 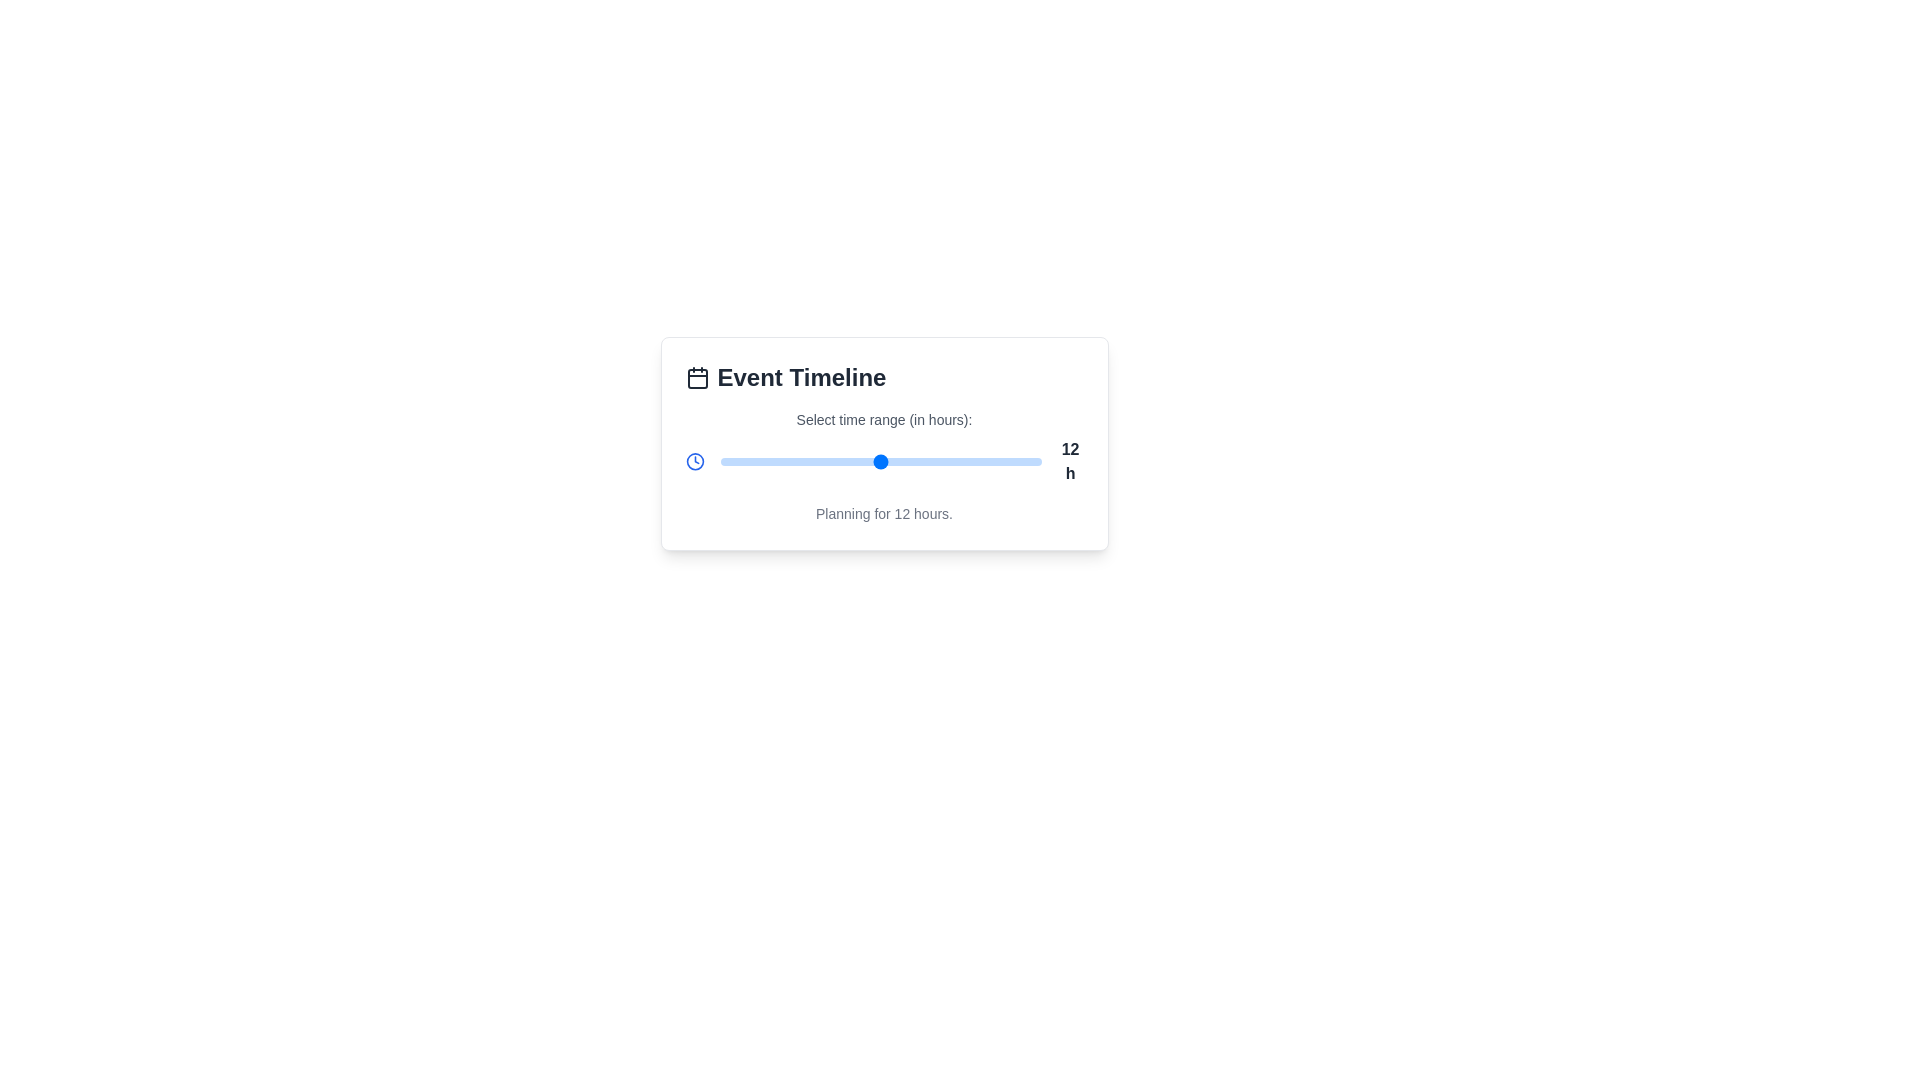 I want to click on the rounded rectangle inside the calendar icon at the top left corner of the 'Event Timeline' card, which is visually distinct with a minimalist design, so click(x=697, y=378).